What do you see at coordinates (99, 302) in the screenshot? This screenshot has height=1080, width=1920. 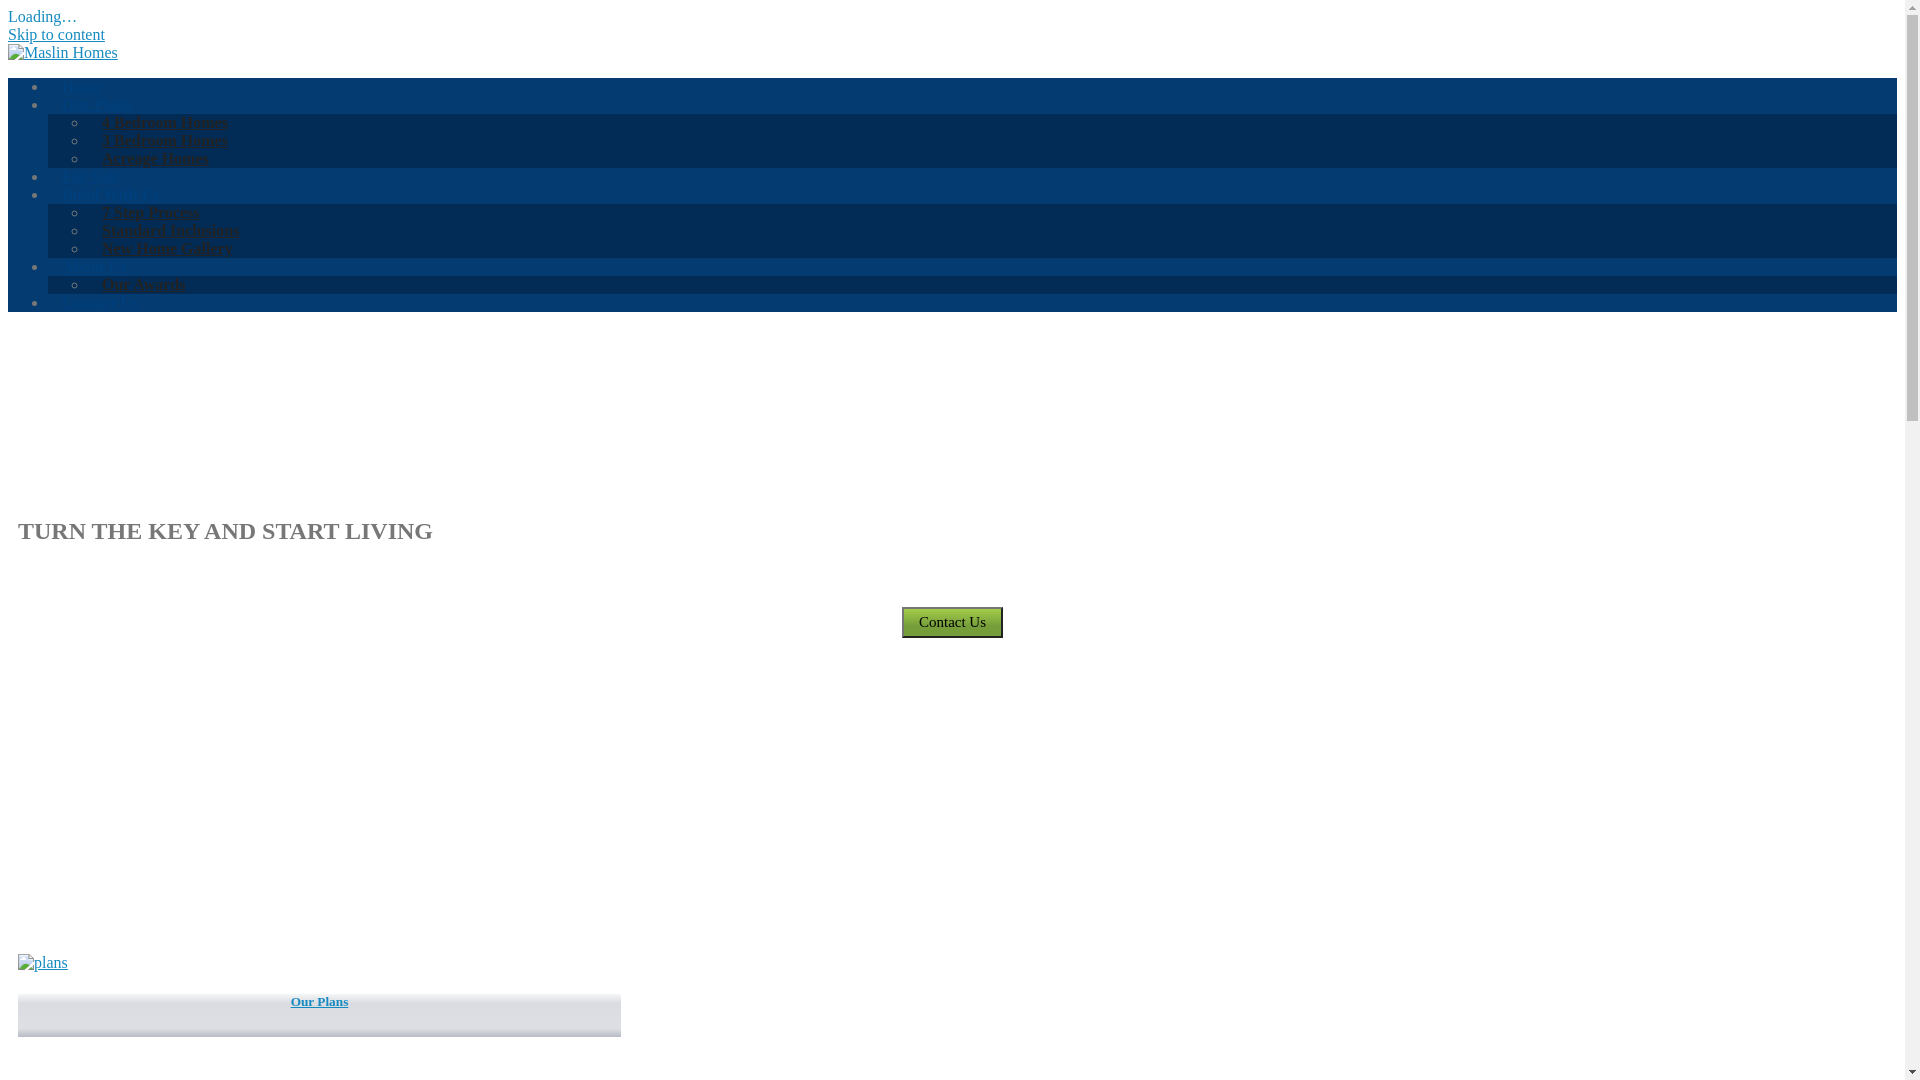 I see `'Contact Us'` at bounding box center [99, 302].